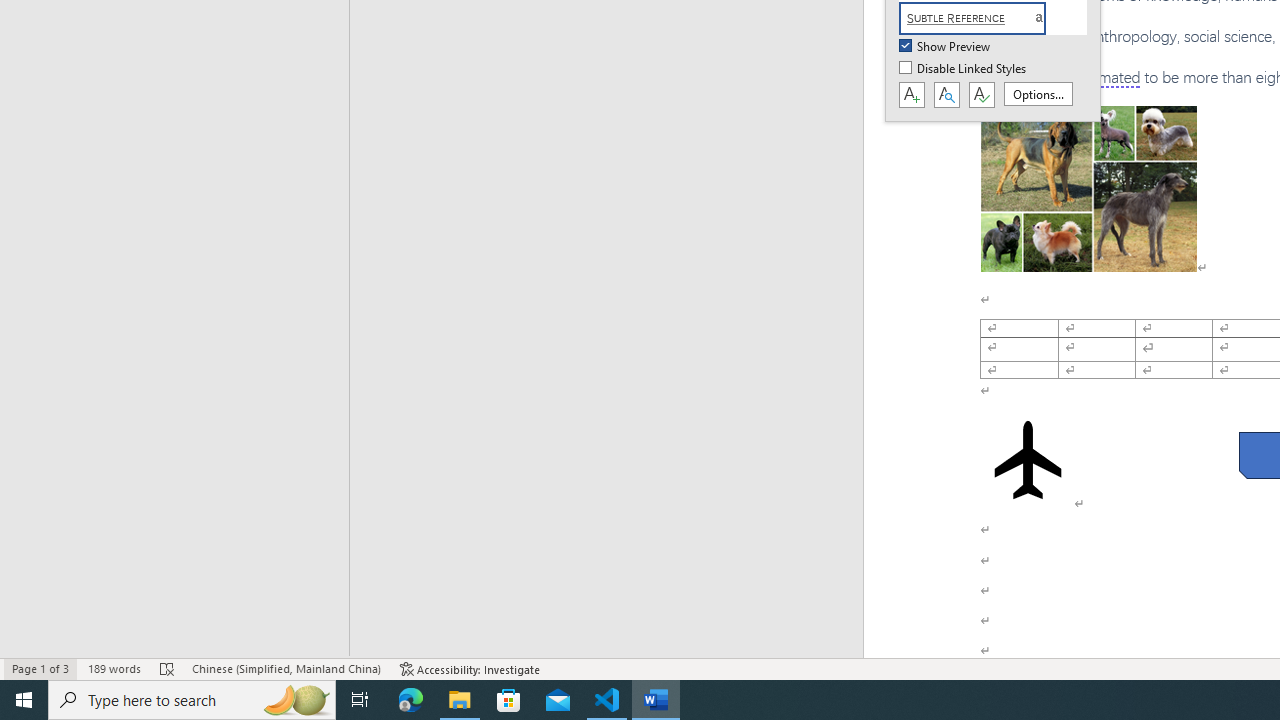 The width and height of the screenshot is (1280, 720). I want to click on 'Options...', so click(1038, 93).